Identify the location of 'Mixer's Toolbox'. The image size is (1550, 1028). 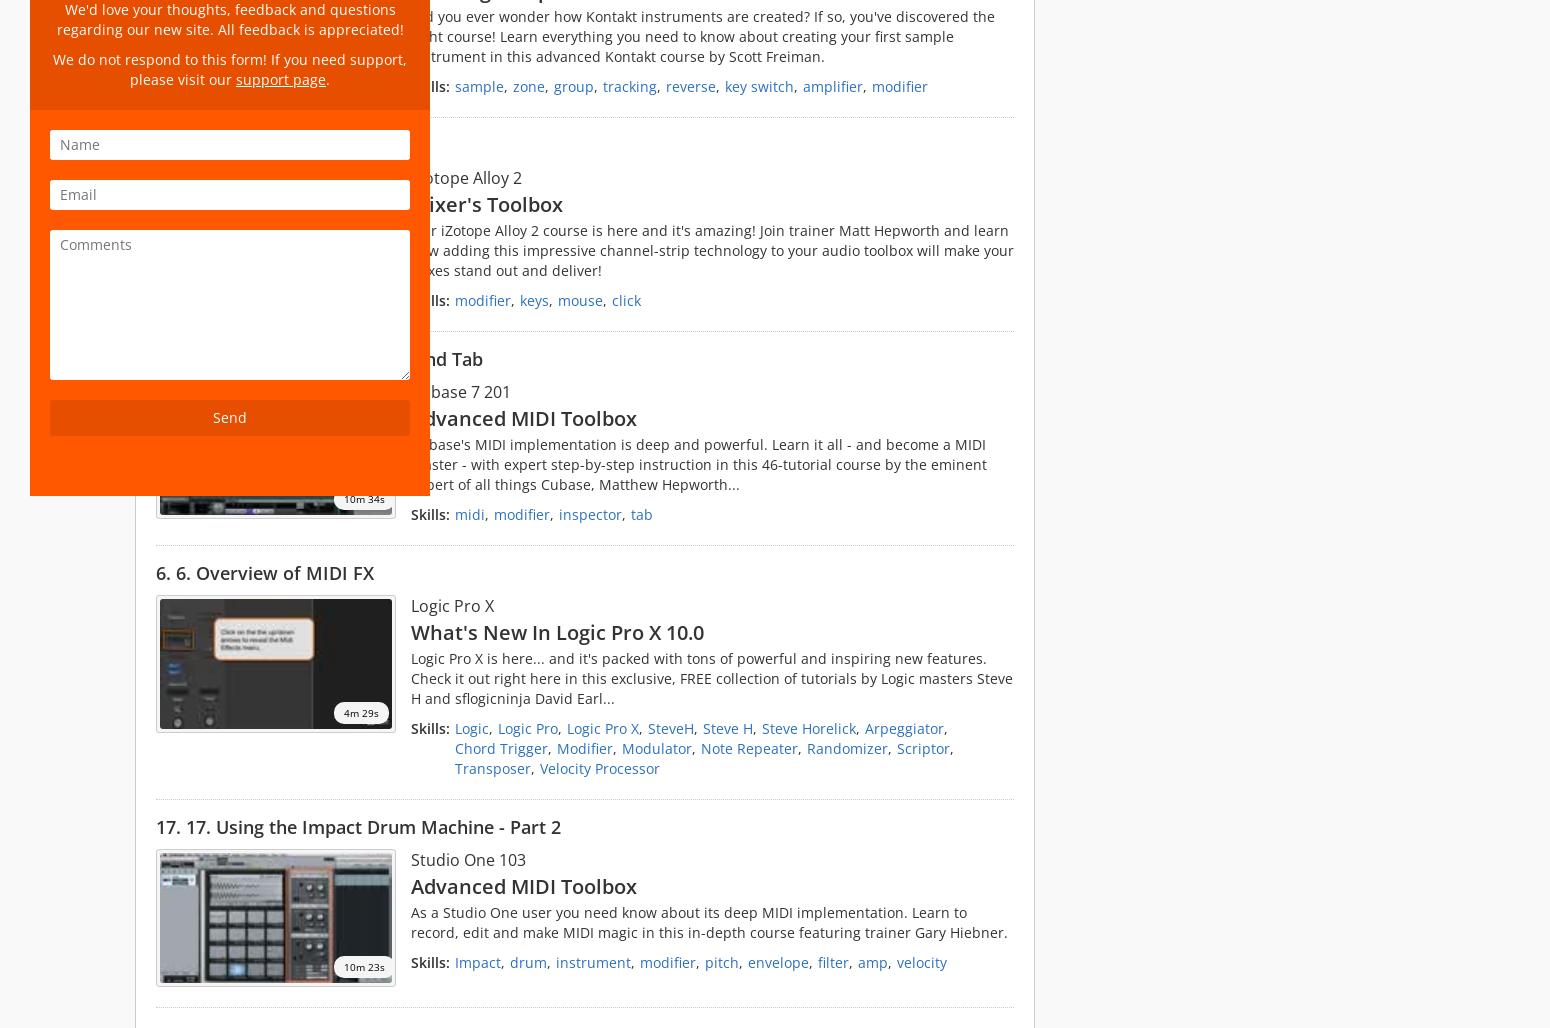
(411, 203).